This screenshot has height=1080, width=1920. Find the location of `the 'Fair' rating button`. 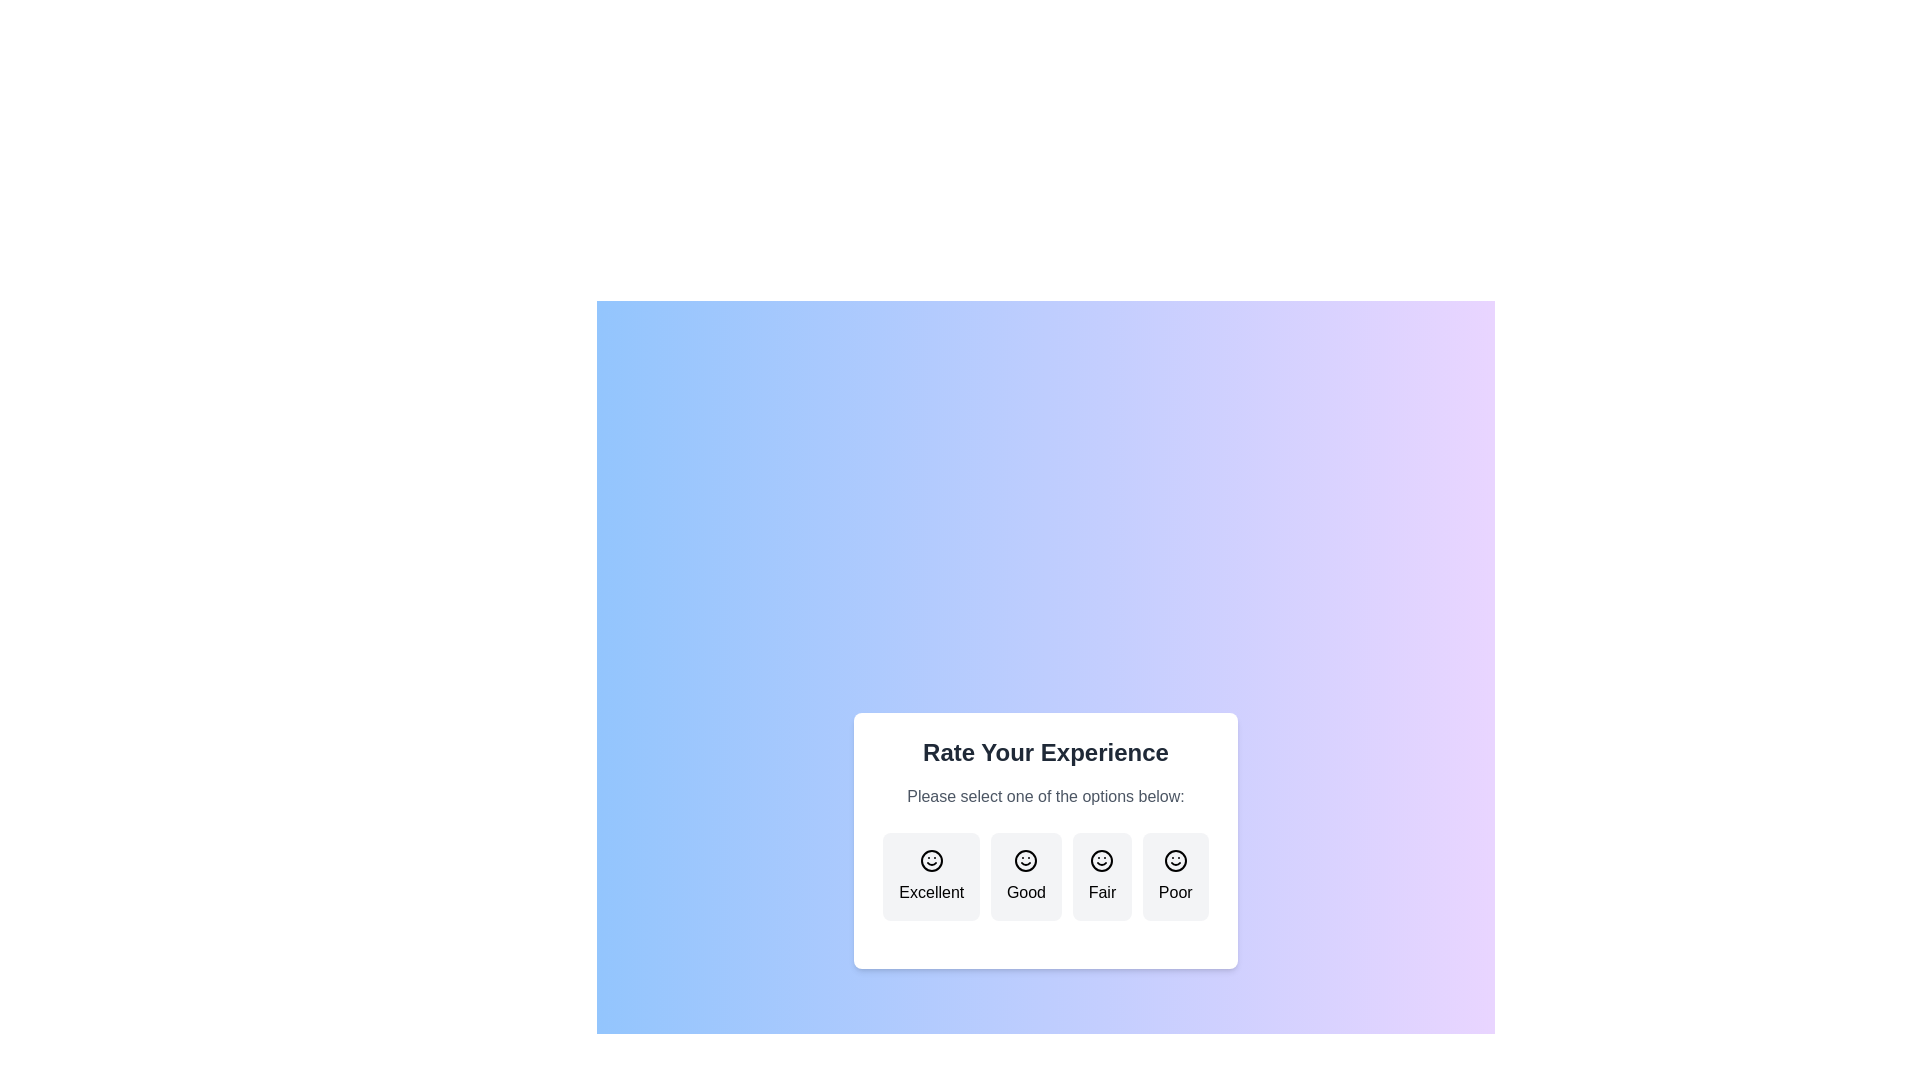

the 'Fair' rating button is located at coordinates (1101, 875).